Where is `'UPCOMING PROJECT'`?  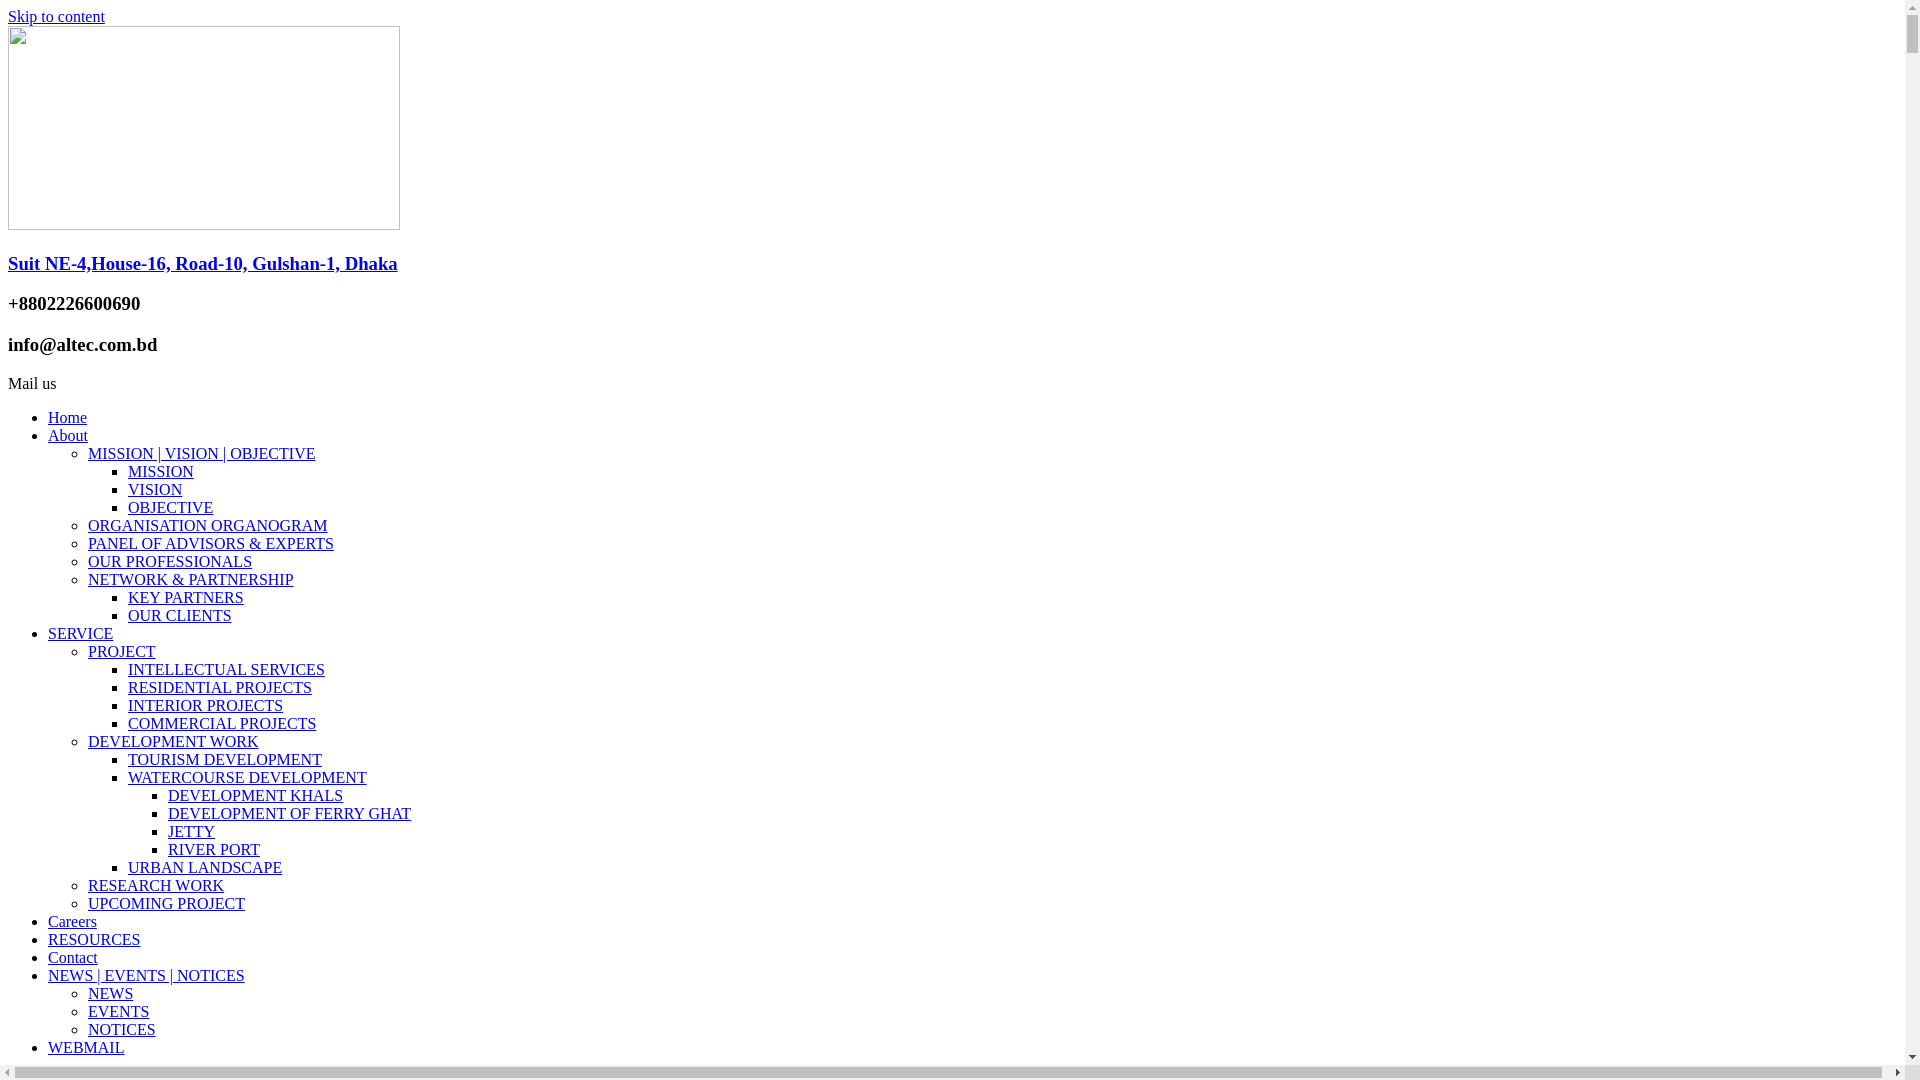
'UPCOMING PROJECT' is located at coordinates (86, 903).